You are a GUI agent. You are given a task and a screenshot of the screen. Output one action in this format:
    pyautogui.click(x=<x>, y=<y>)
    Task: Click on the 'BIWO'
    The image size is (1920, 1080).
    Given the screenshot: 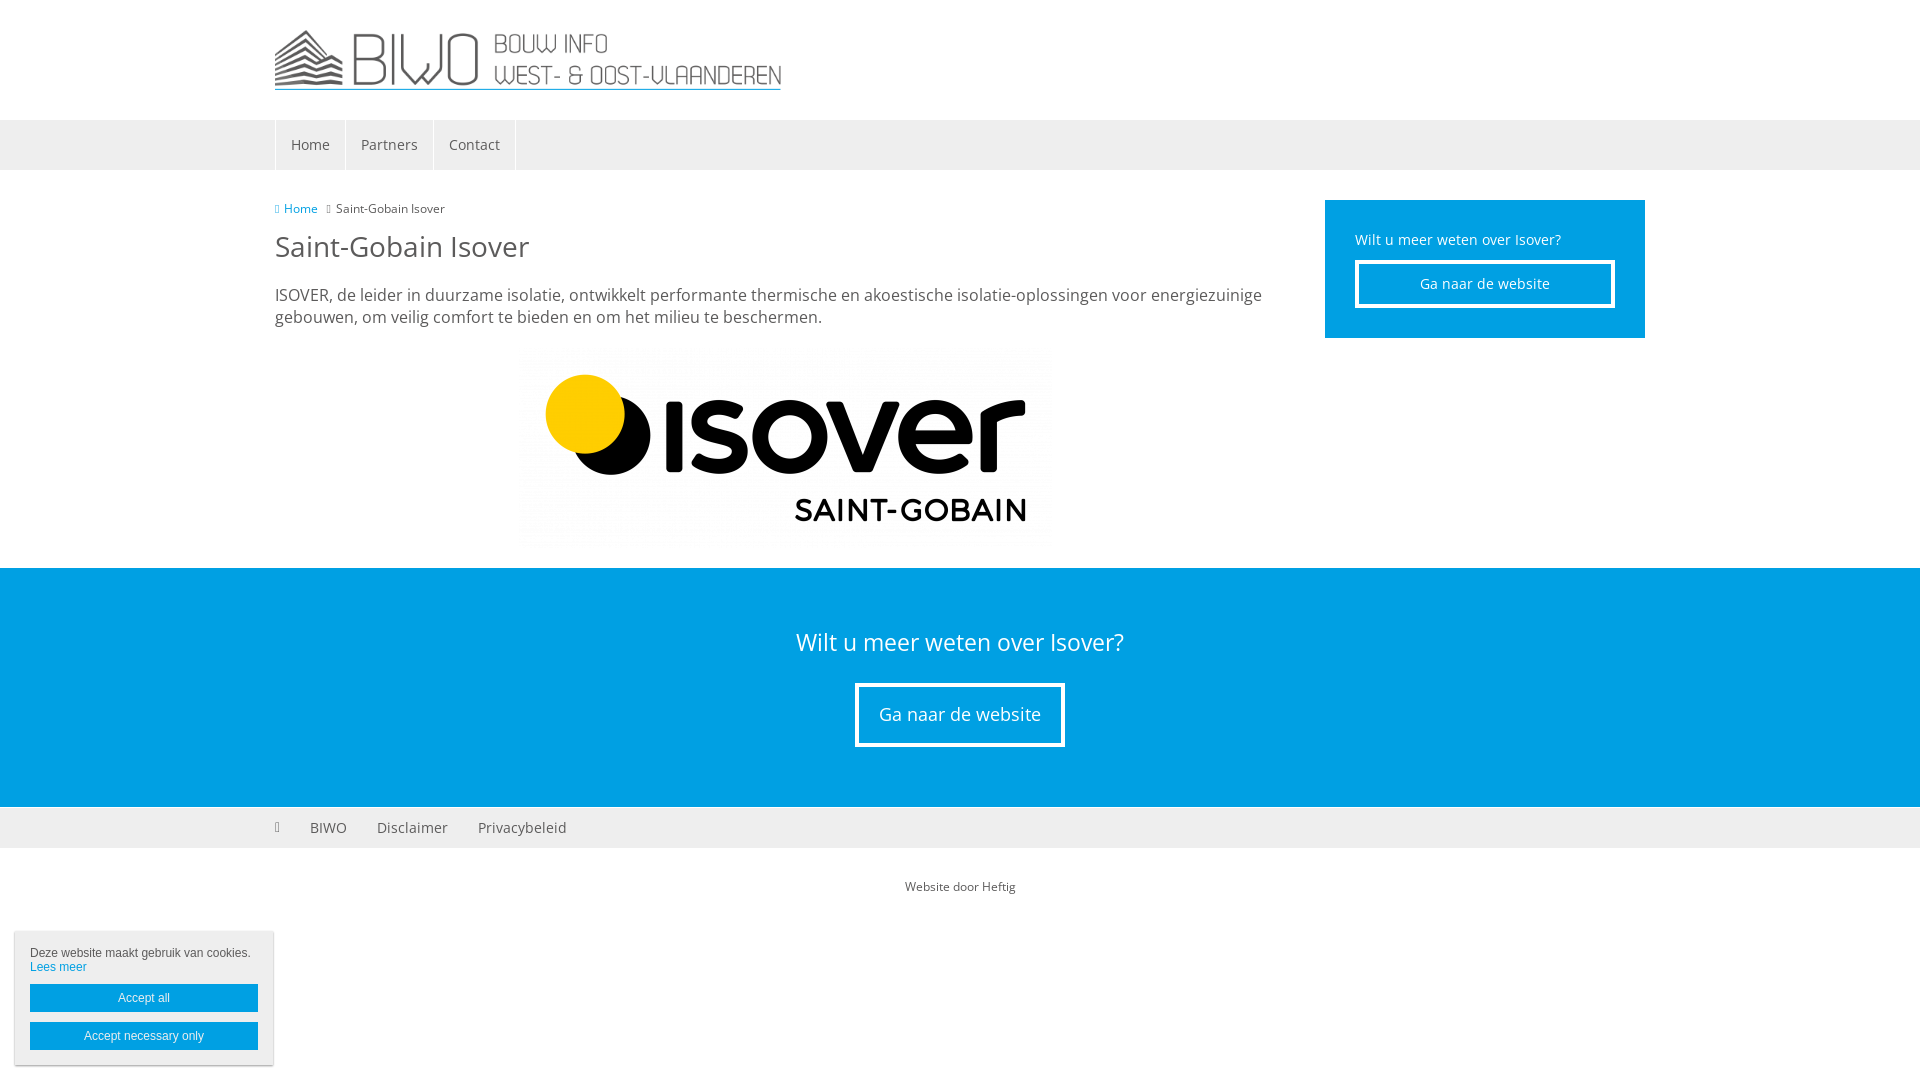 What is the action you would take?
    pyautogui.click(x=328, y=828)
    